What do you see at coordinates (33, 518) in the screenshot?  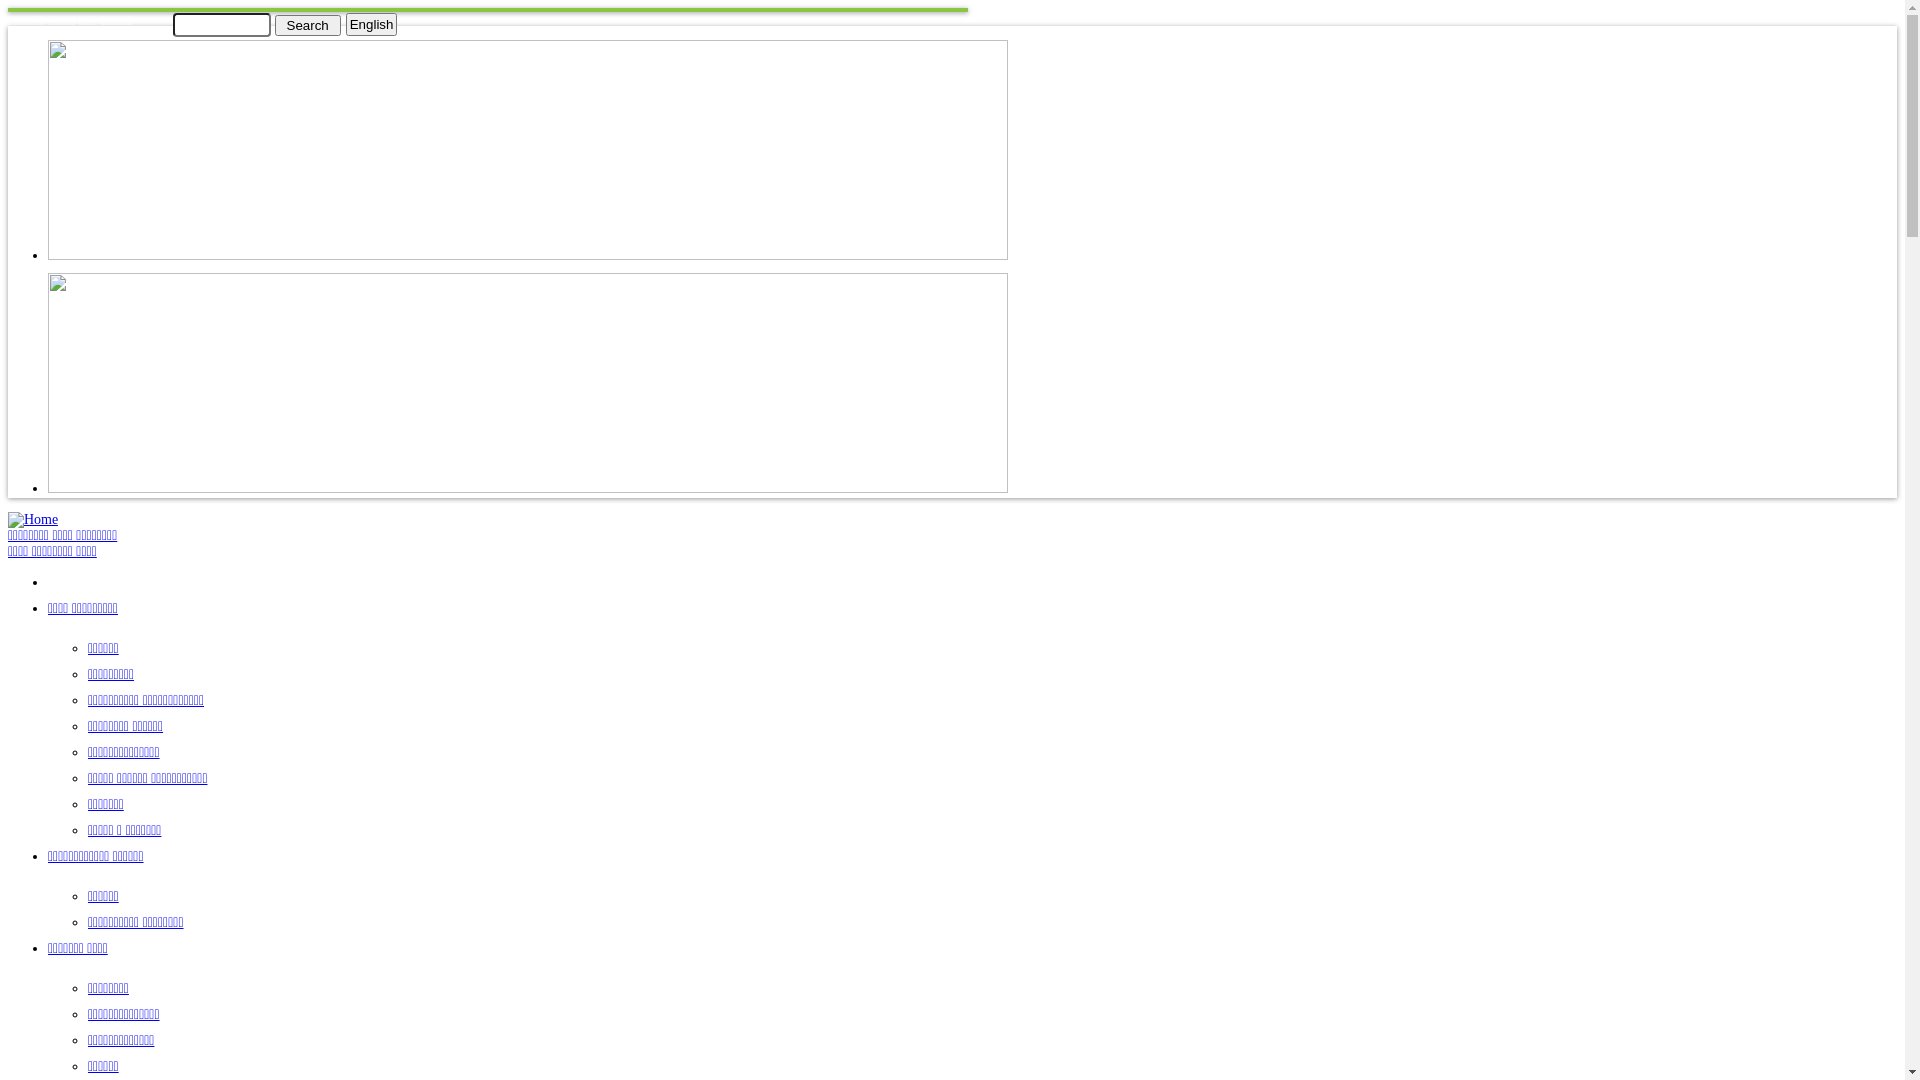 I see `'Home'` at bounding box center [33, 518].